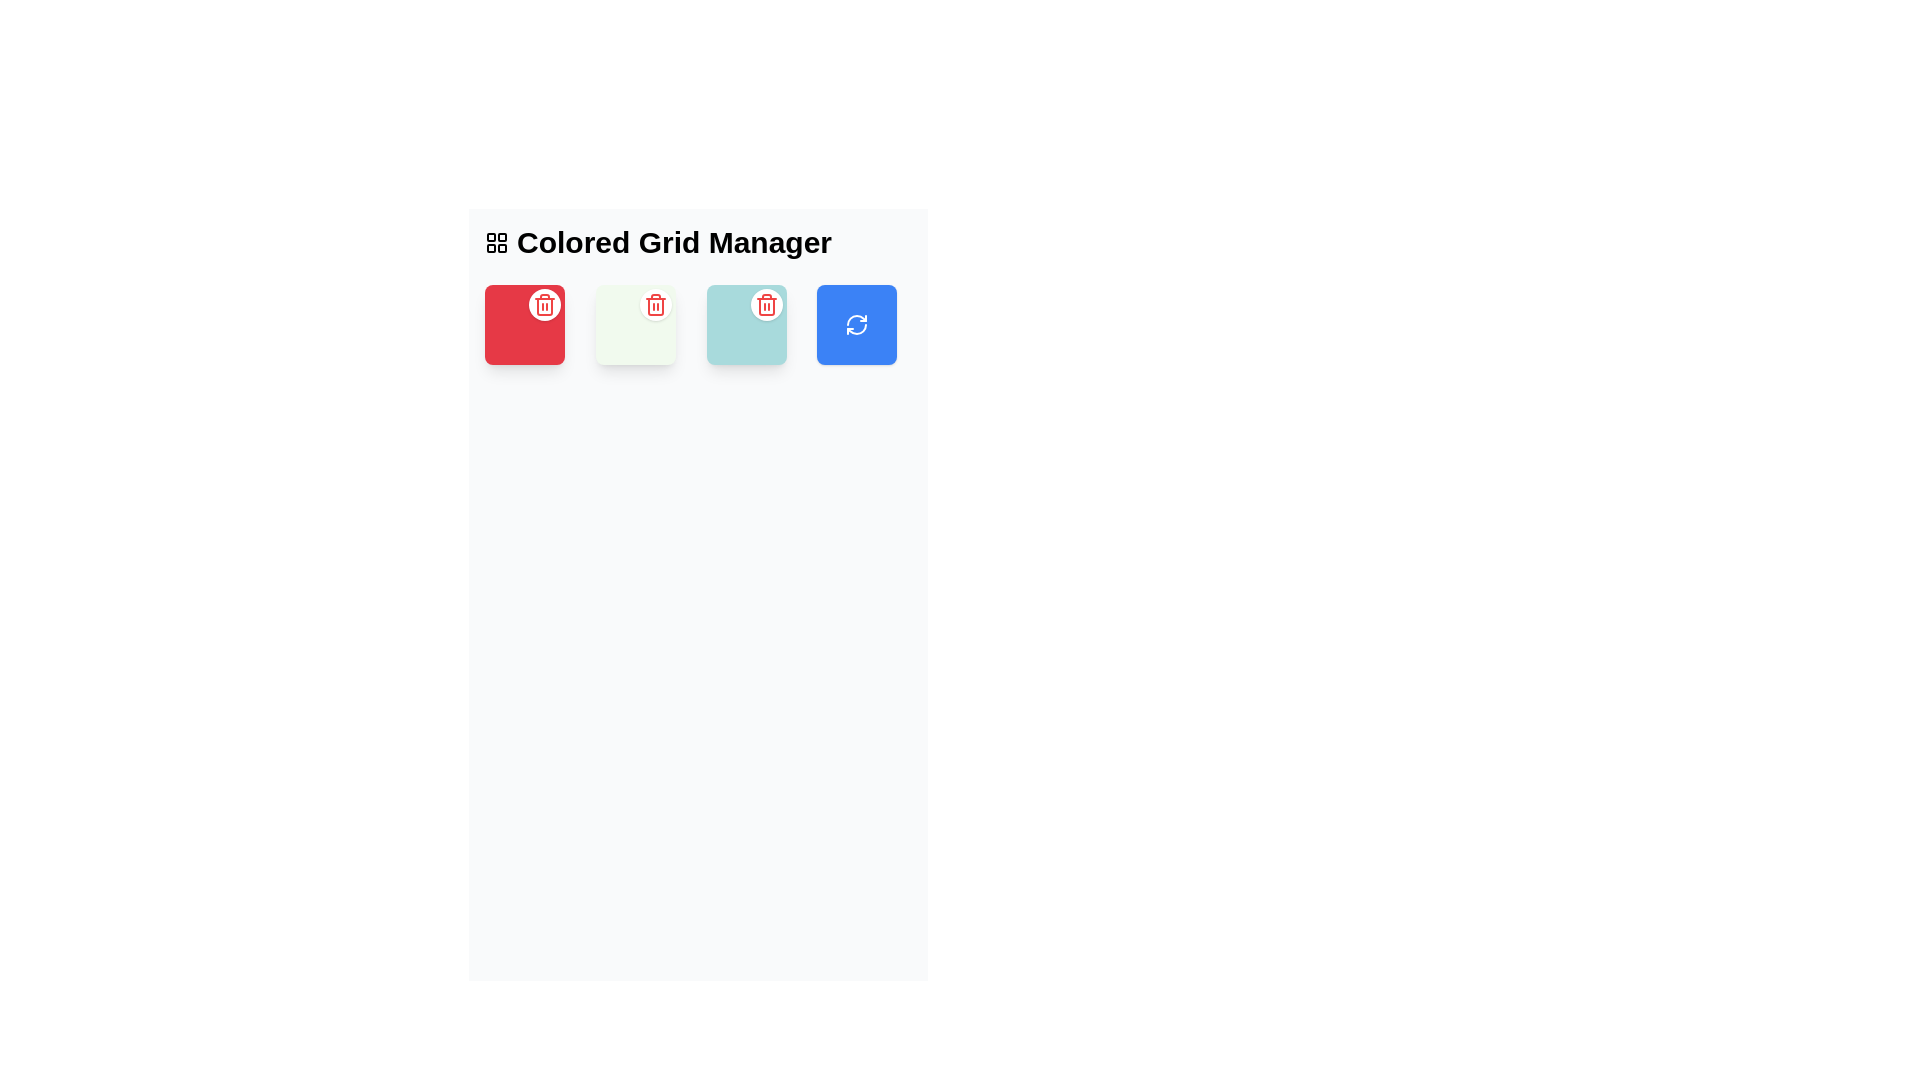 This screenshot has height=1080, width=1920. I want to click on the red trash can icon button located in the top-right corner of the red card in the Colored Grid Manager interface, so click(545, 304).